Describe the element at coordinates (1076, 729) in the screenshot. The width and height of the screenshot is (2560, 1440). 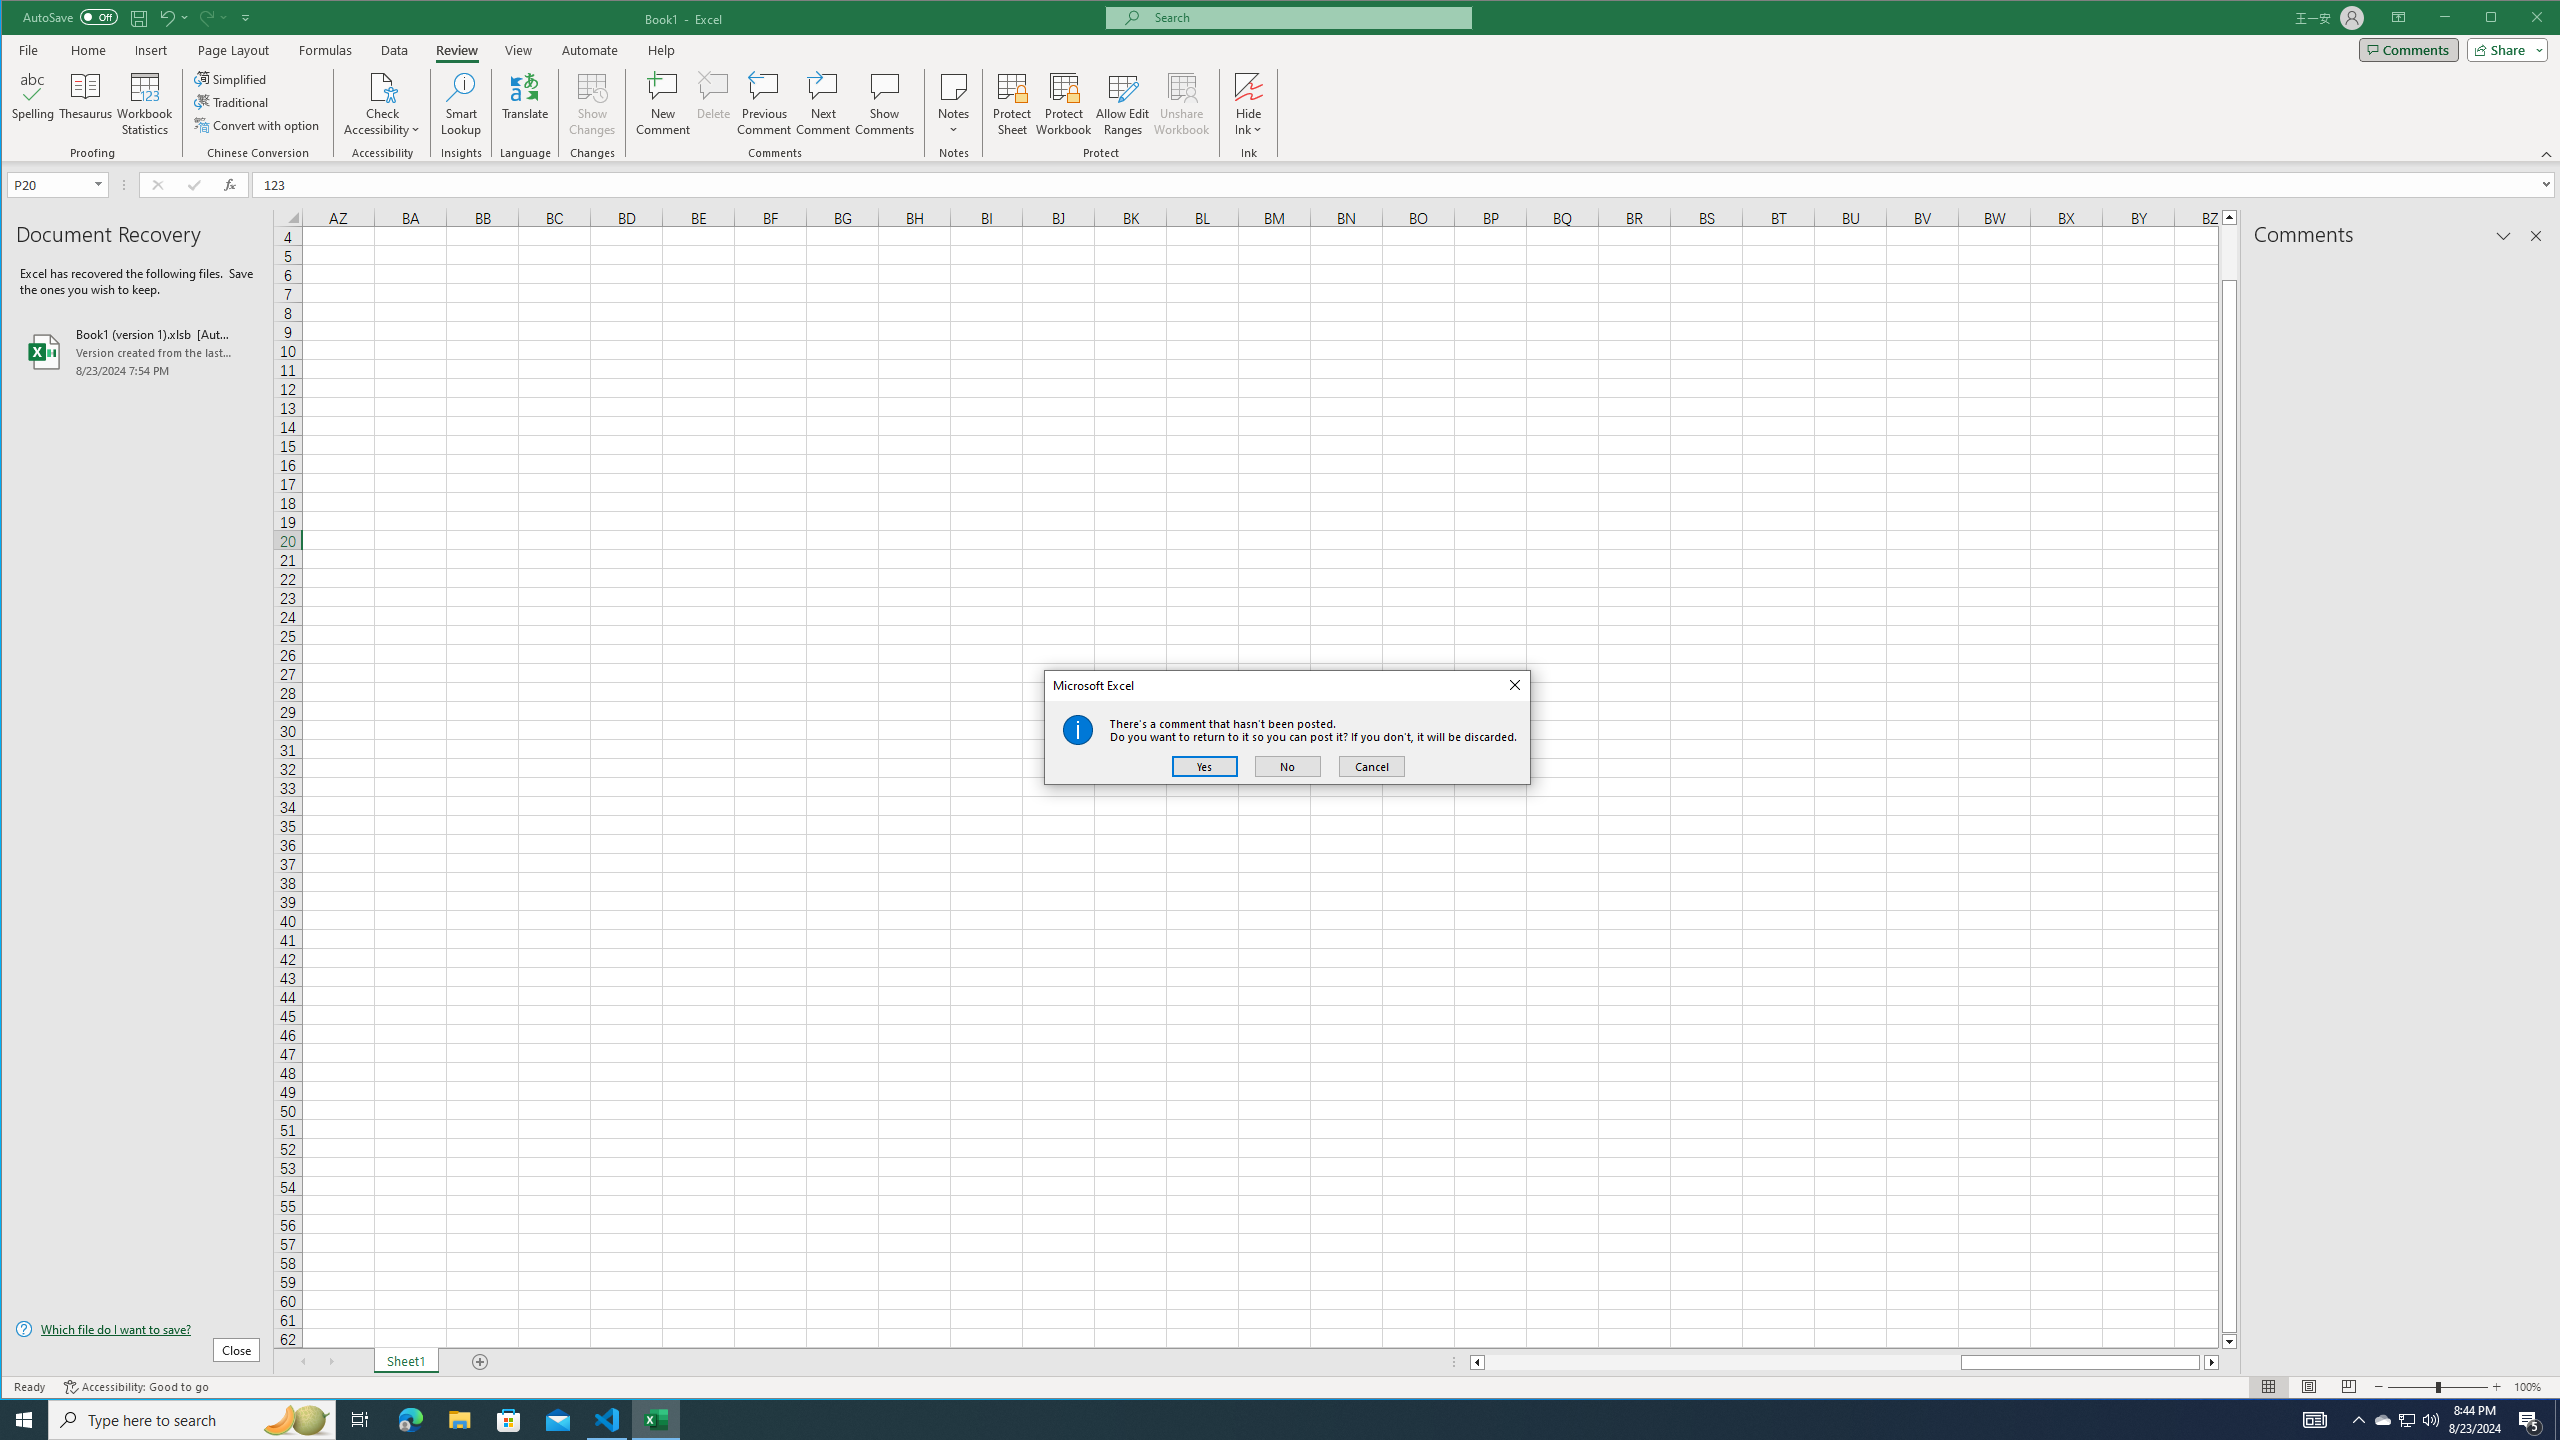
I see `'Class: Static'` at that location.